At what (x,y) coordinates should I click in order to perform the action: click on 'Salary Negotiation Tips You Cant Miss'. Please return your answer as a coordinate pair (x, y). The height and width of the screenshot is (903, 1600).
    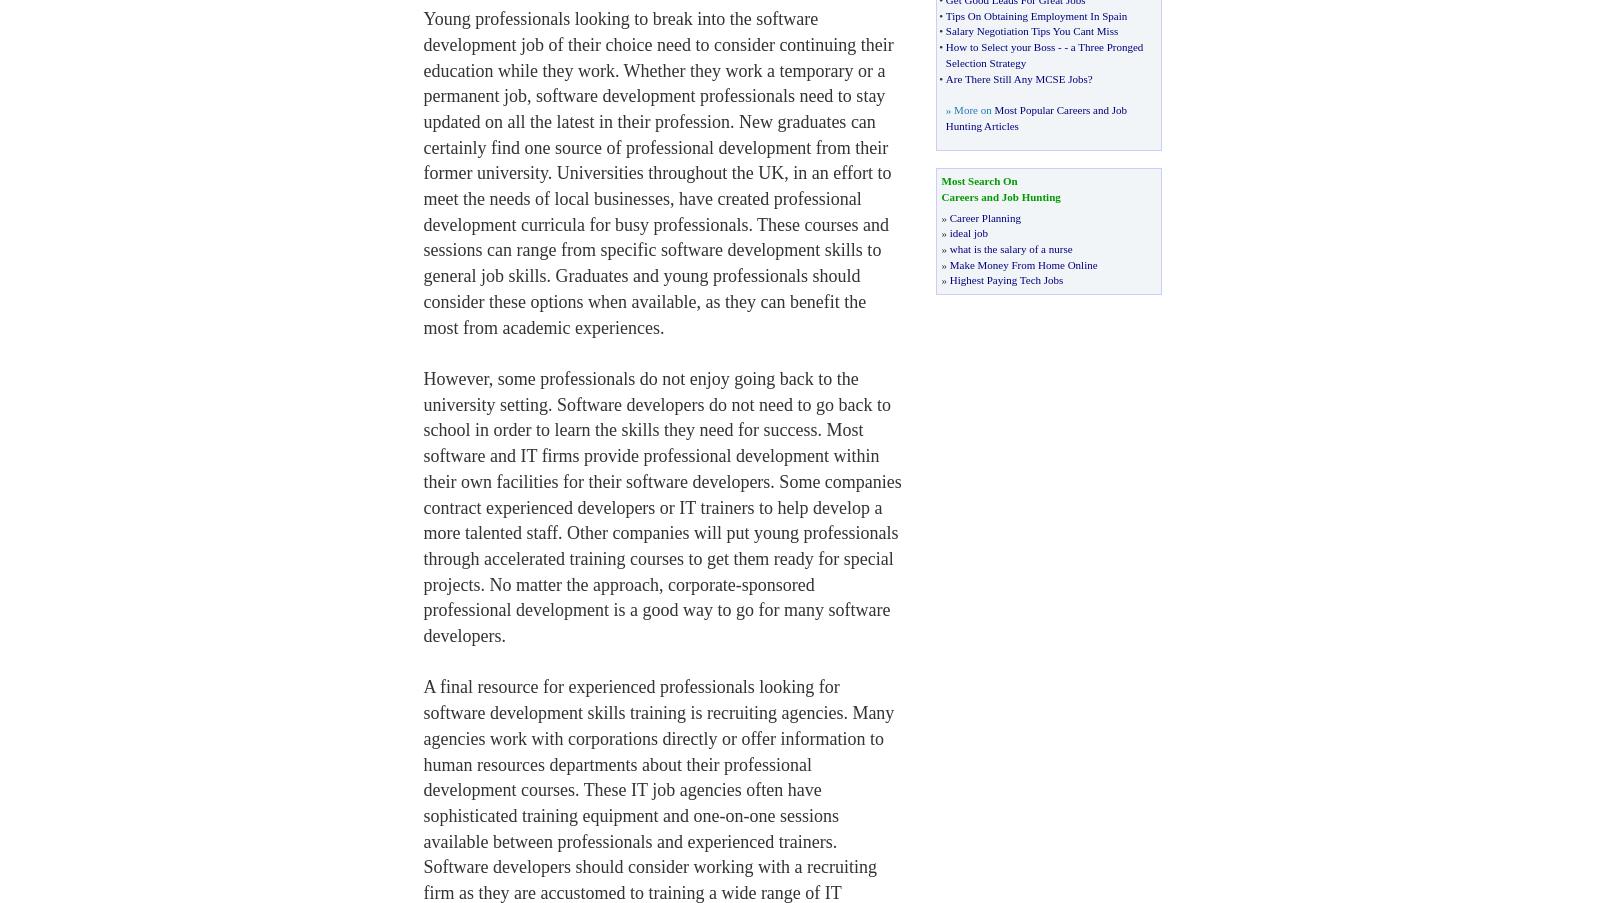
    Looking at the image, I should click on (1031, 29).